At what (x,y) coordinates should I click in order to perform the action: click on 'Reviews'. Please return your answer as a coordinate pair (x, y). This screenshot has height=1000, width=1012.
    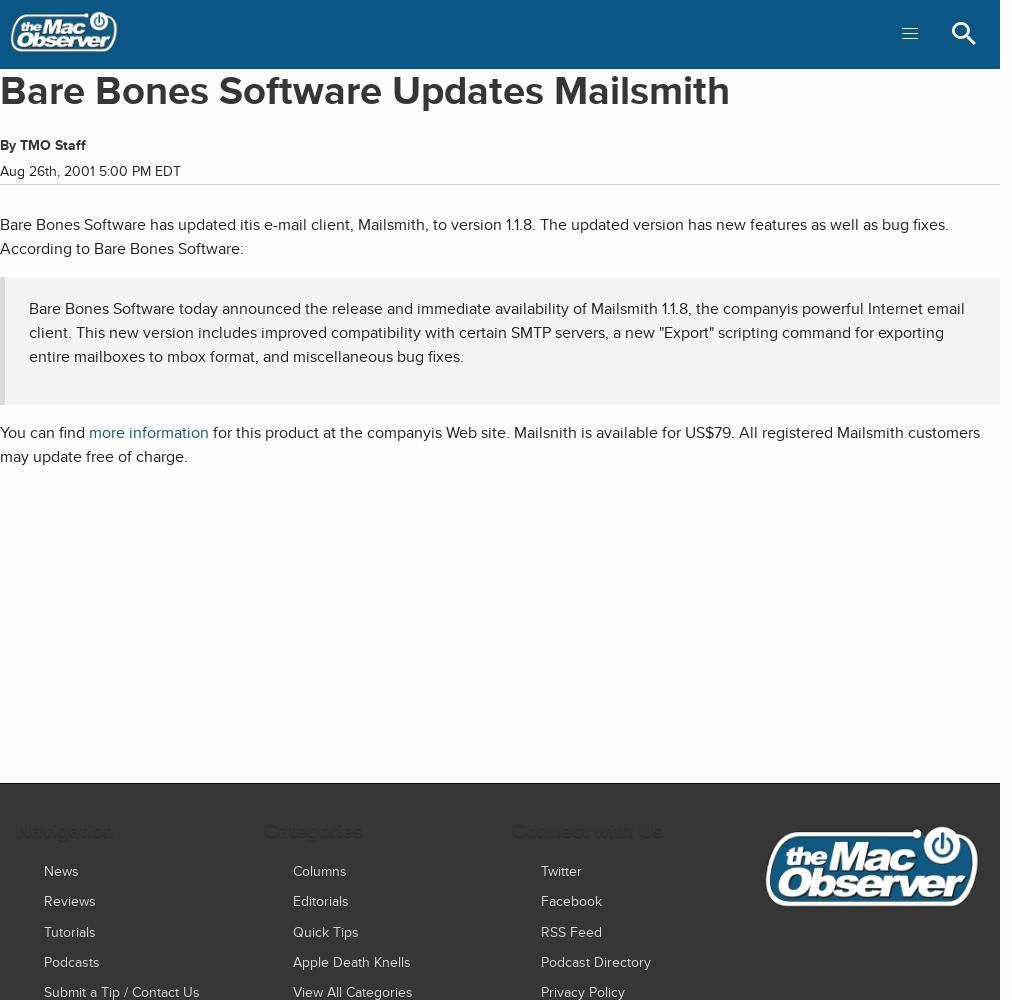
    Looking at the image, I should click on (69, 900).